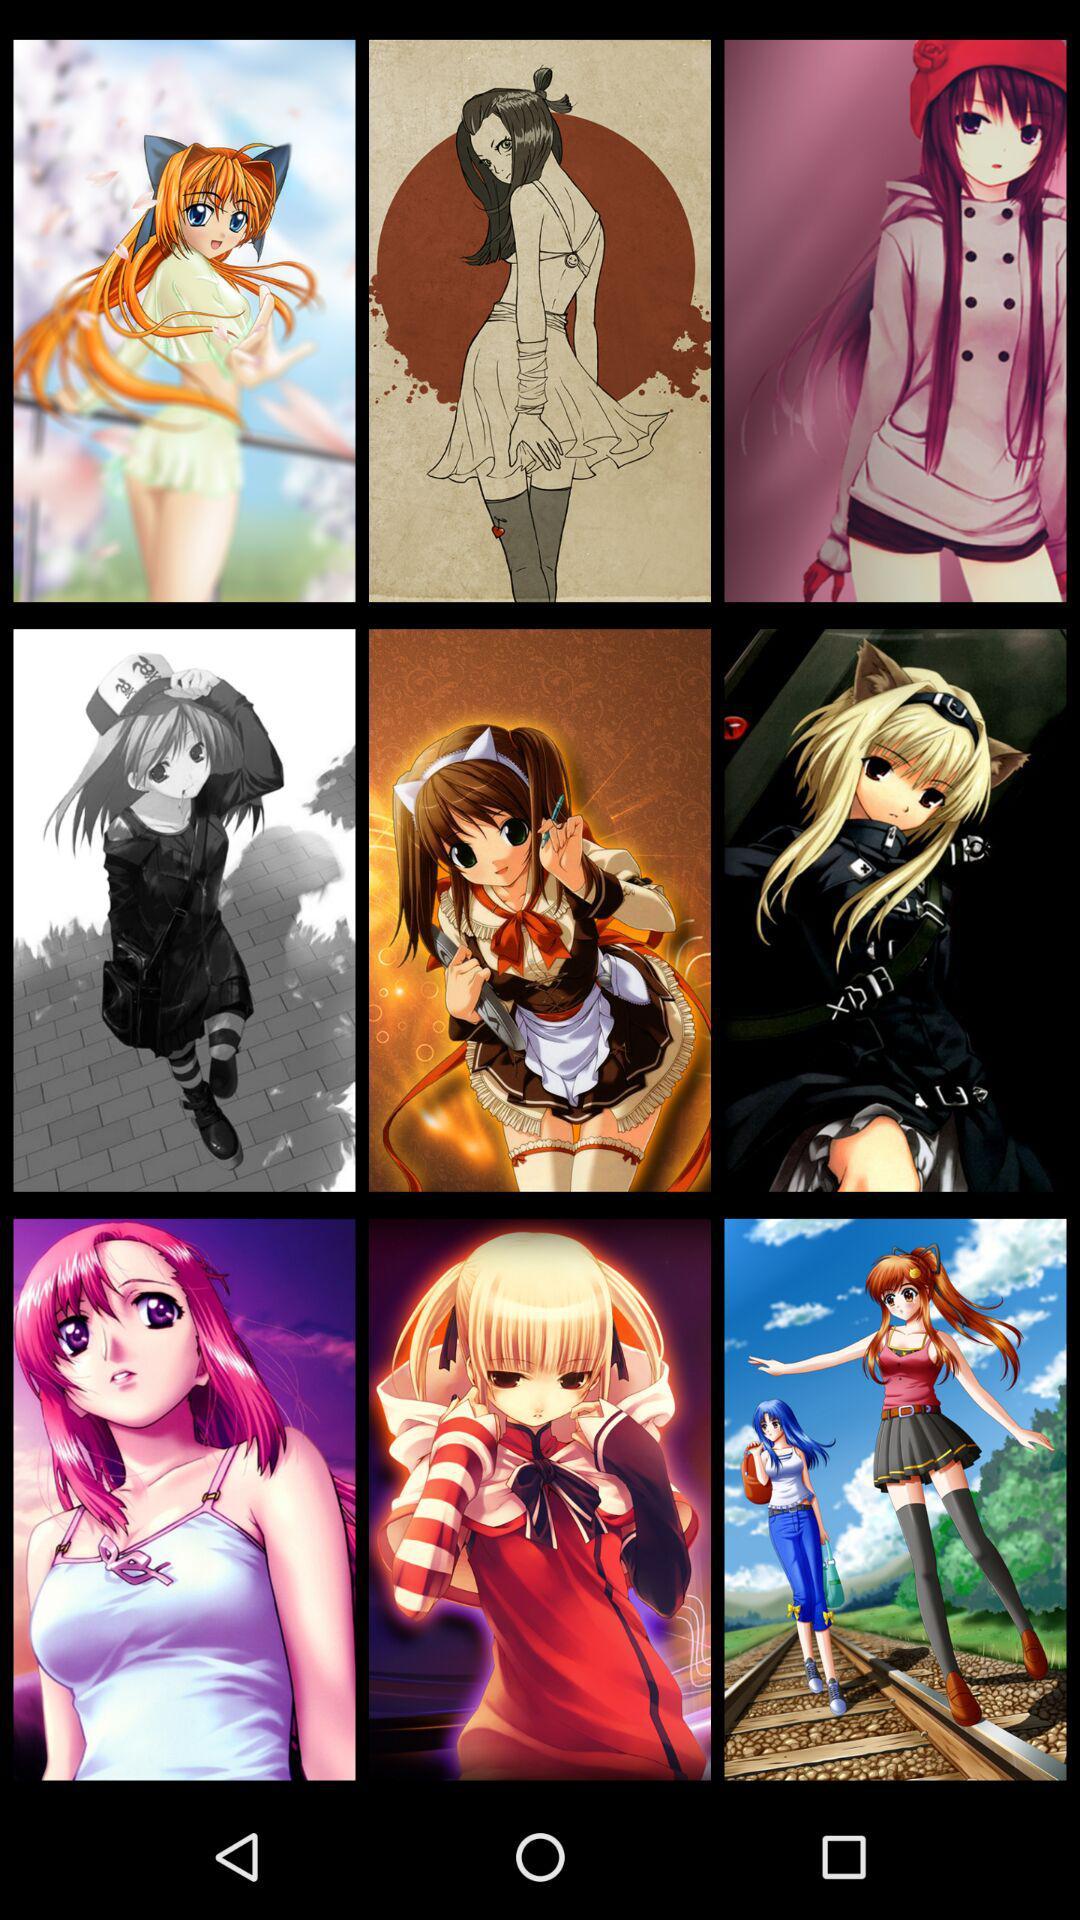 This screenshot has height=1920, width=1080. What do you see at coordinates (894, 321) in the screenshot?
I see `the icon at the top right corner` at bounding box center [894, 321].